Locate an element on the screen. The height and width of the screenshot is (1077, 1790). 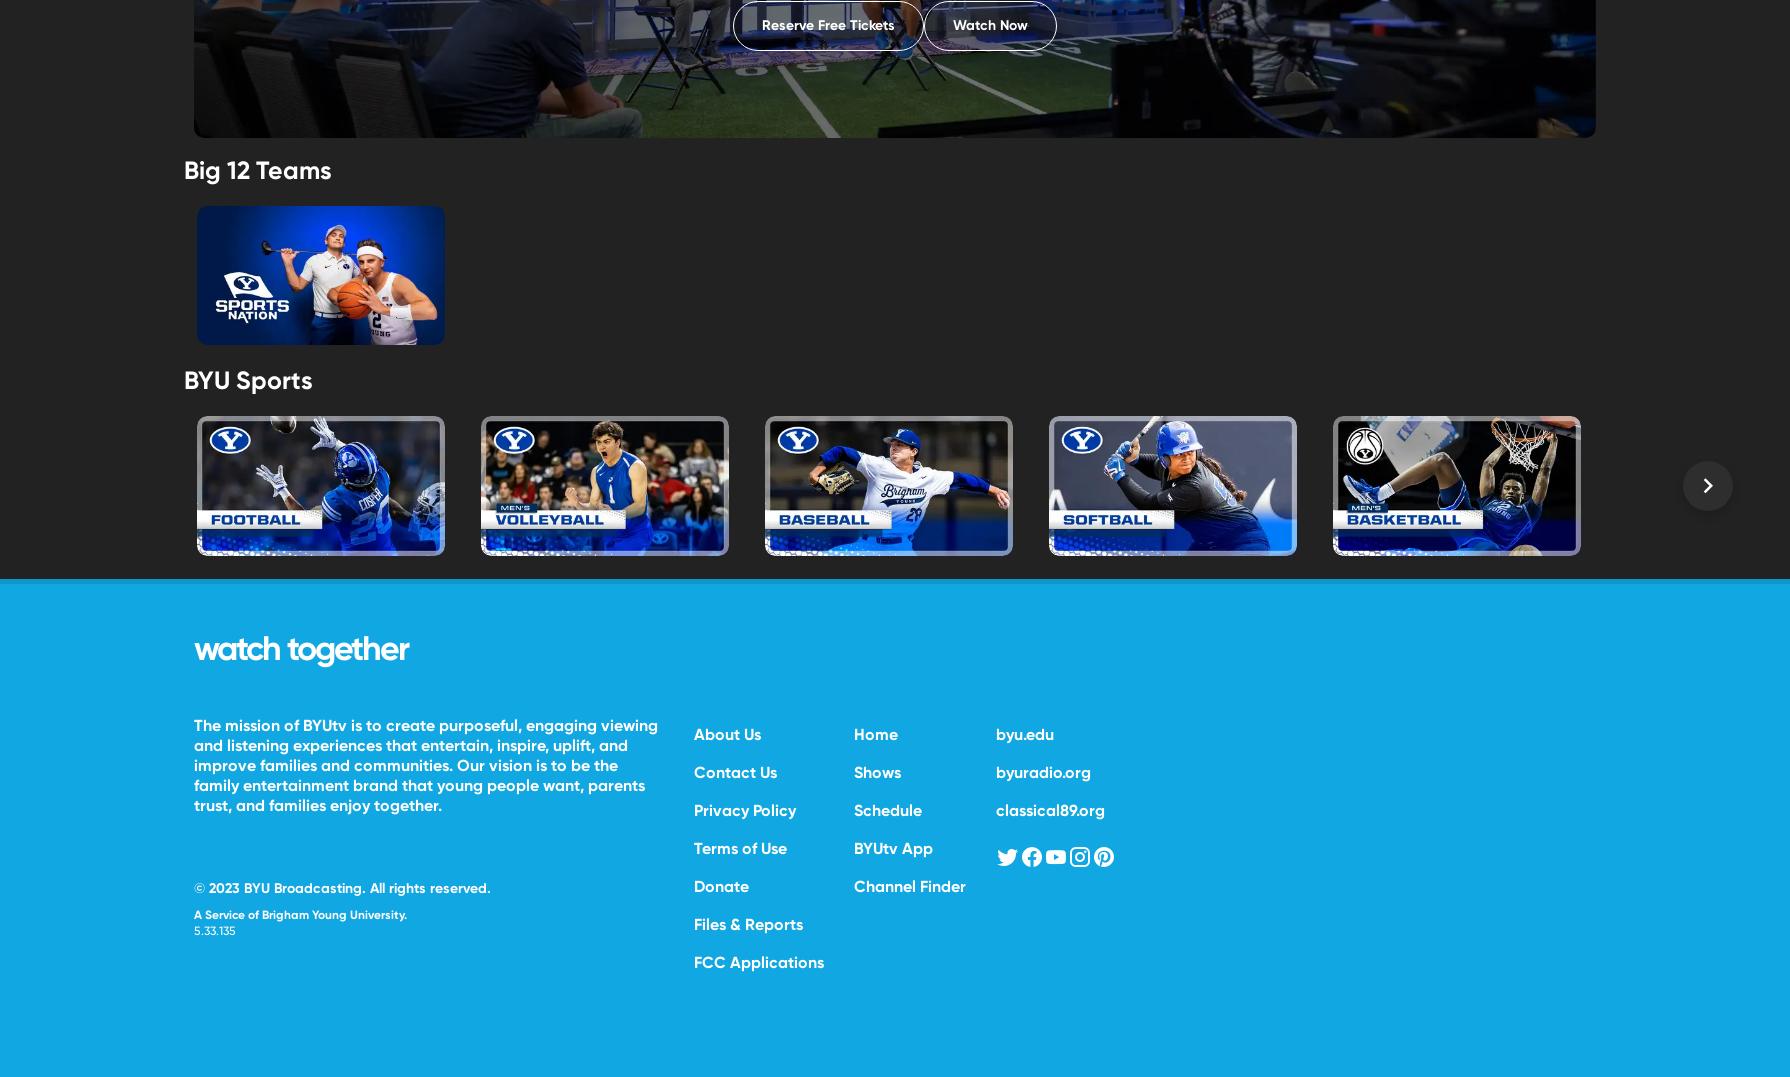
'BYUtv App' is located at coordinates (892, 845).